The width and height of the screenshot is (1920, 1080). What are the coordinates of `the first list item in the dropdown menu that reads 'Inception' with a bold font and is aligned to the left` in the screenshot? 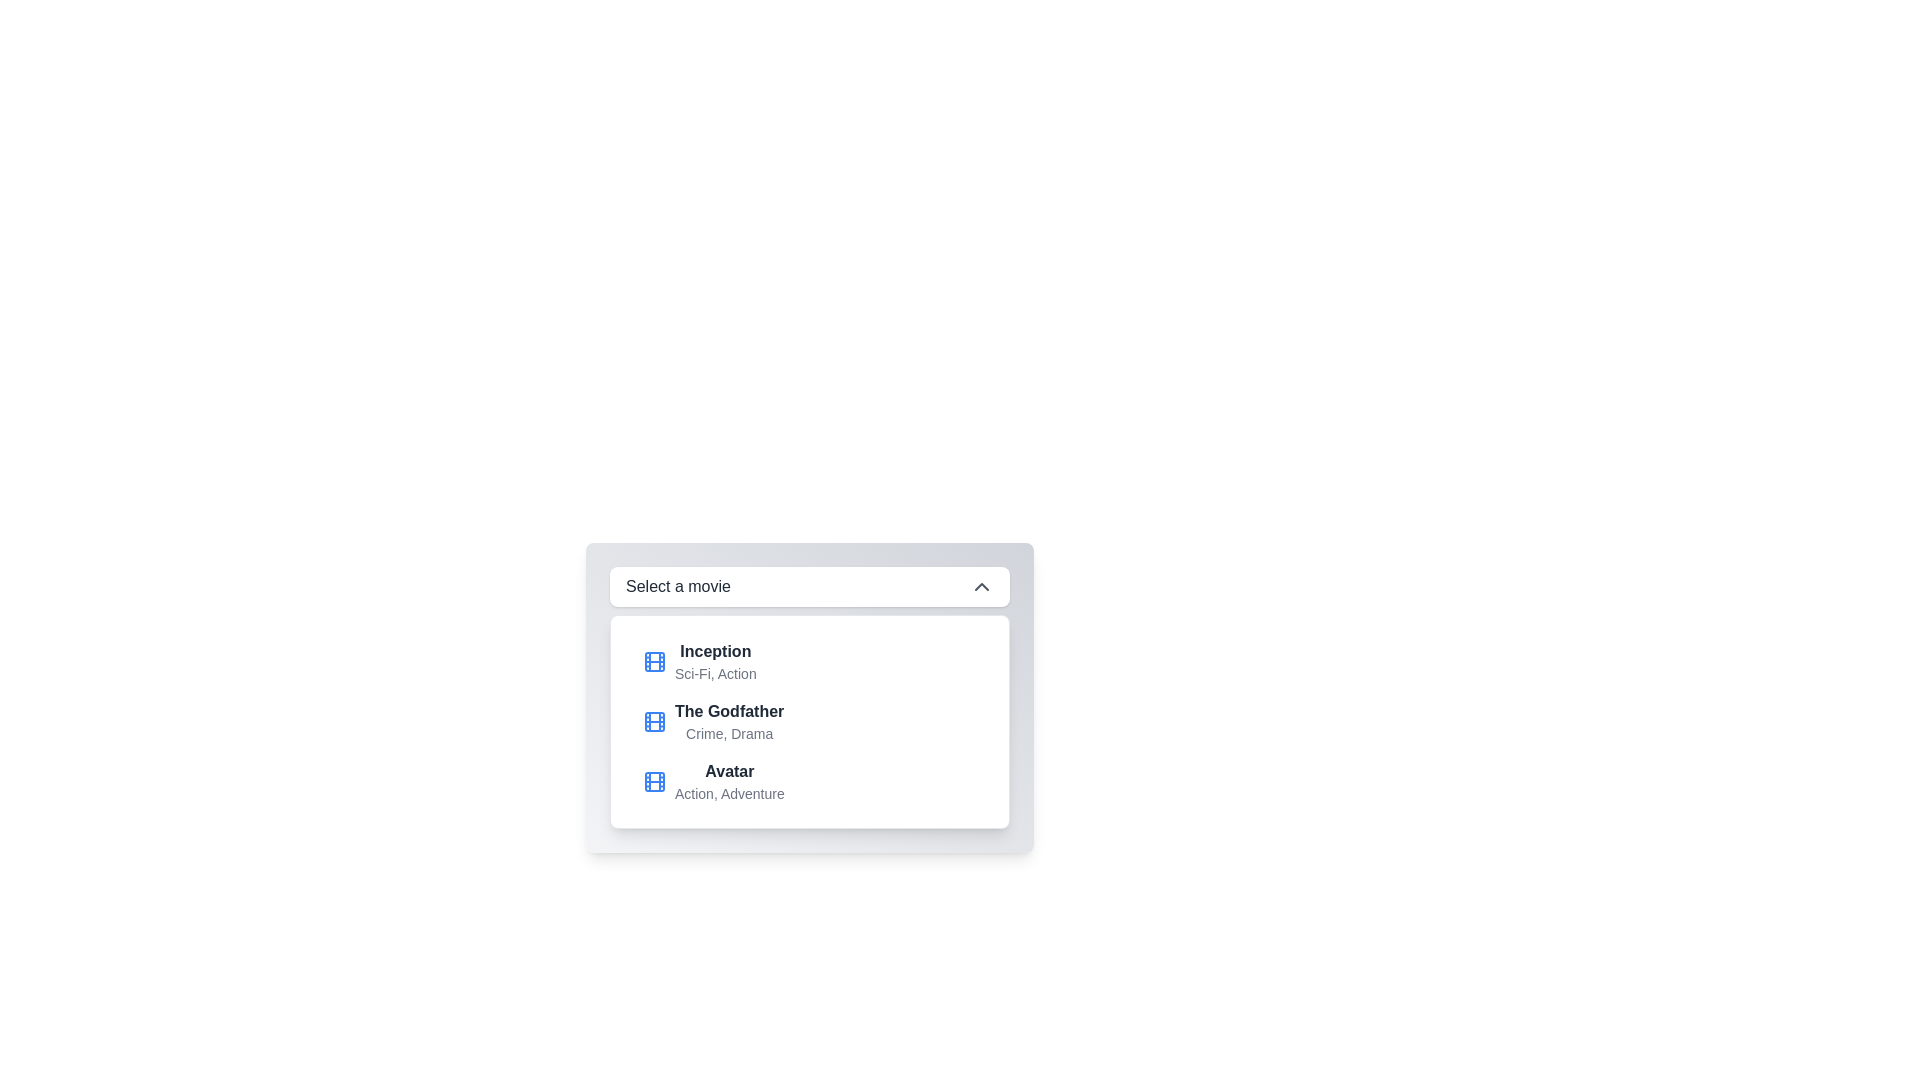 It's located at (715, 662).